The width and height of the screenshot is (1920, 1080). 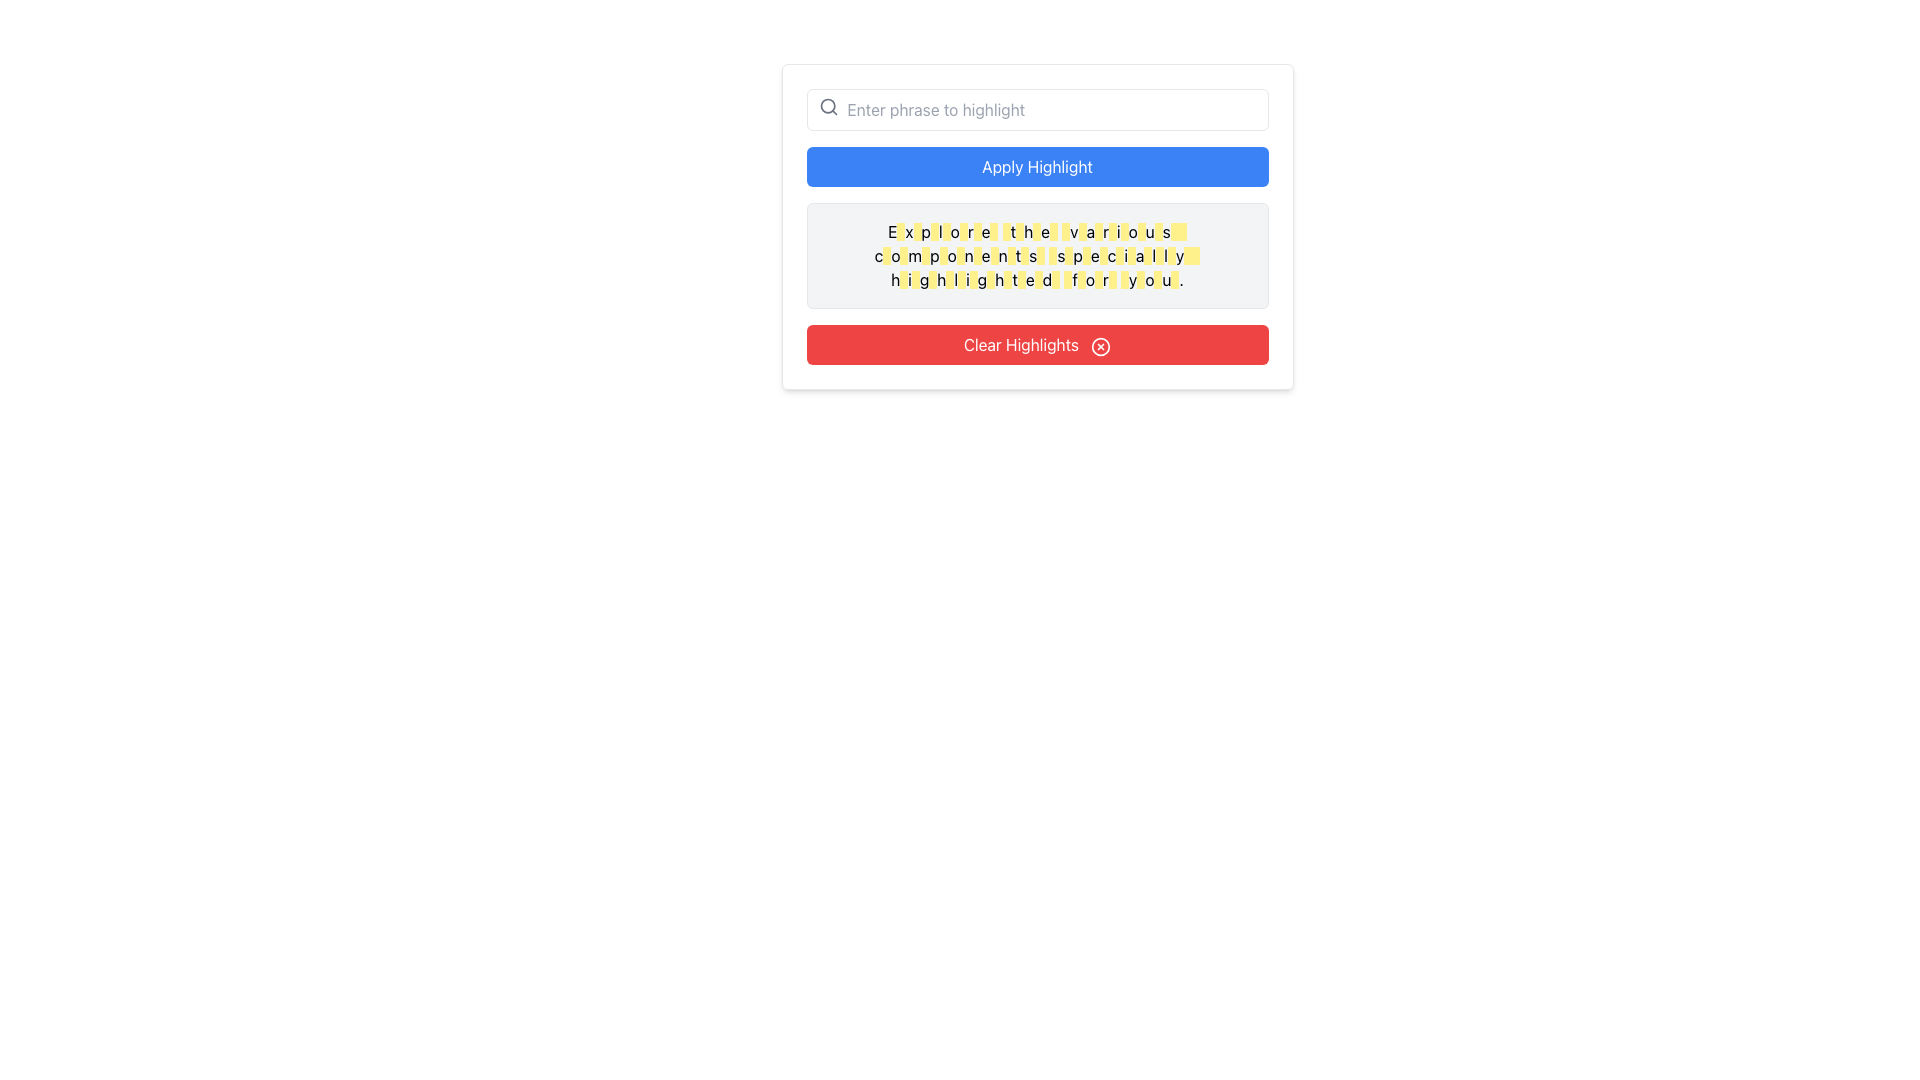 What do you see at coordinates (1175, 280) in the screenshot?
I see `the highlighted text area that draws attention to the segment 'Explore the various components specially highlighted for you.' This highlight is located at the bottom-right corner of the text block` at bounding box center [1175, 280].